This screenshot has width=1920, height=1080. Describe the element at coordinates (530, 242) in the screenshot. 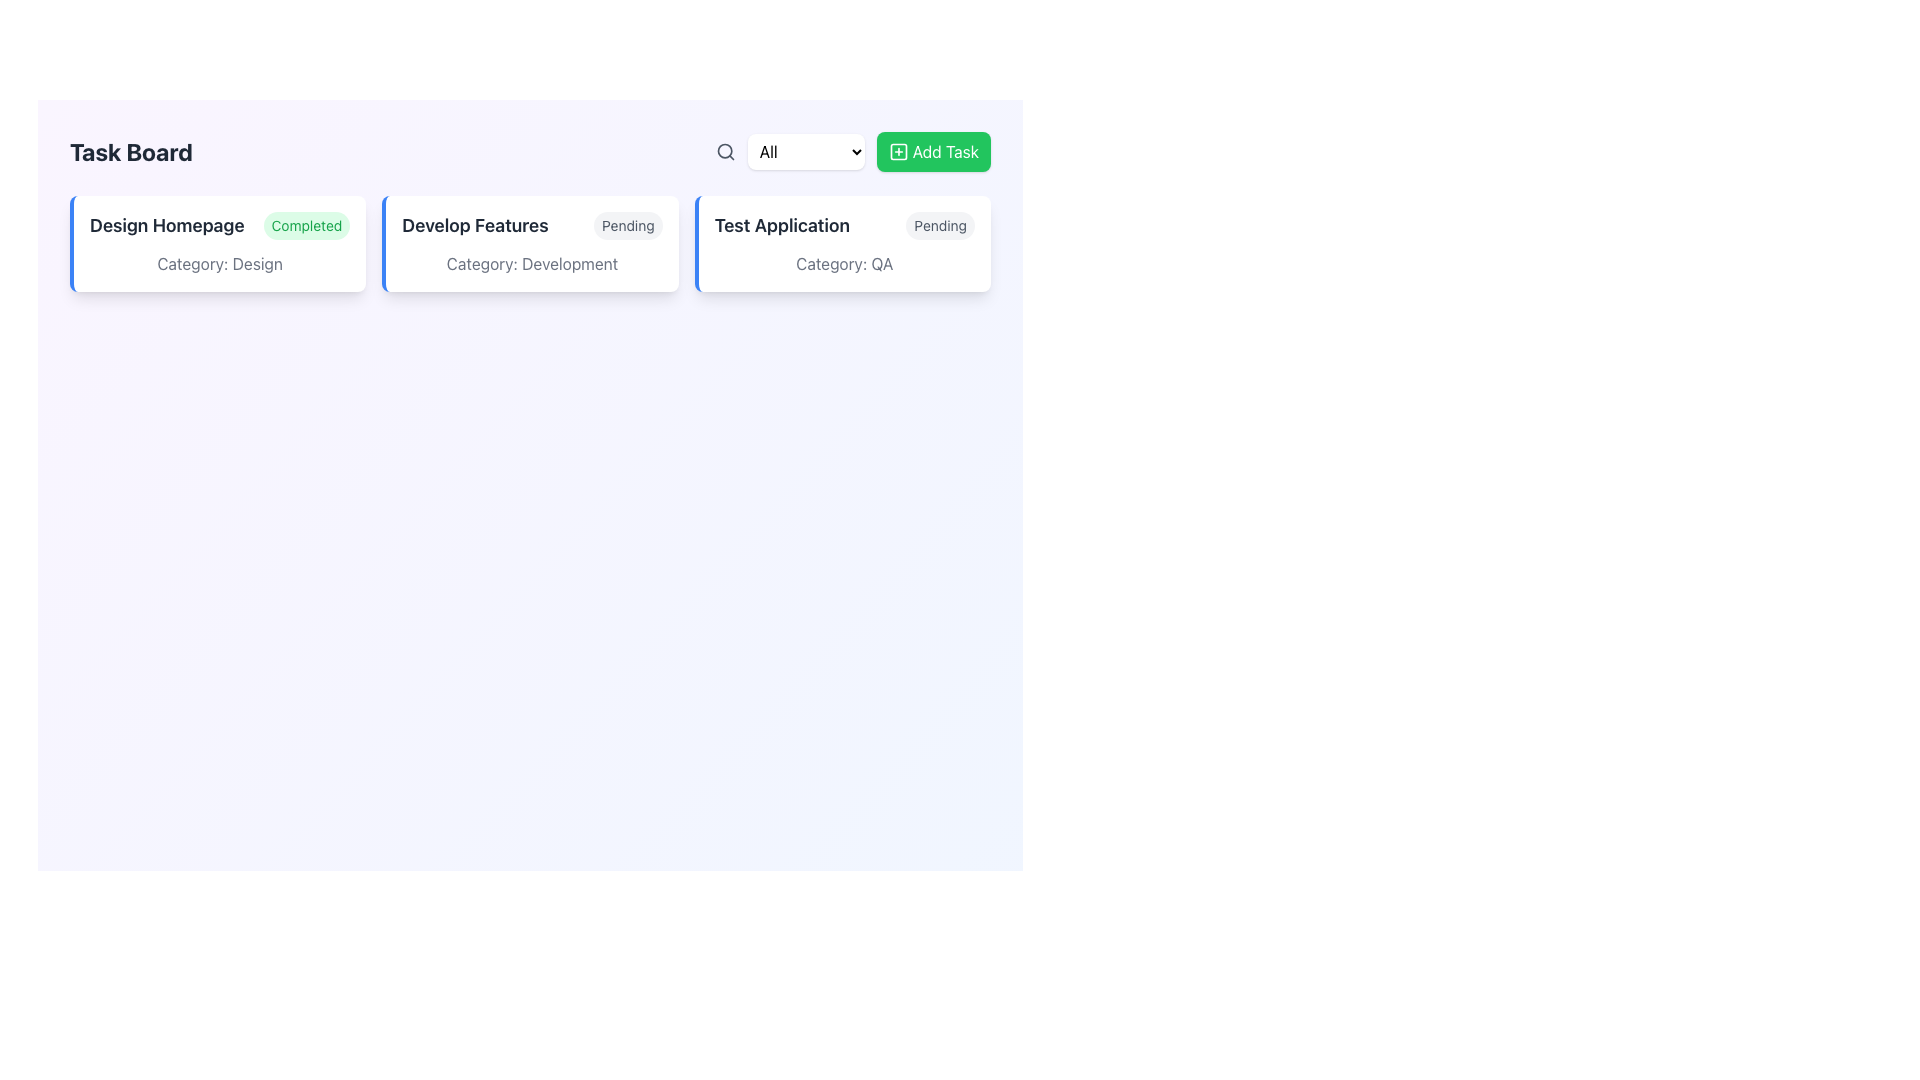

I see `the white card with rounded corners that has a bold title, a 'Pending' status indicator with a gray background, and a smaller category descriptor, located centrally as the second card in a row of three` at that location.